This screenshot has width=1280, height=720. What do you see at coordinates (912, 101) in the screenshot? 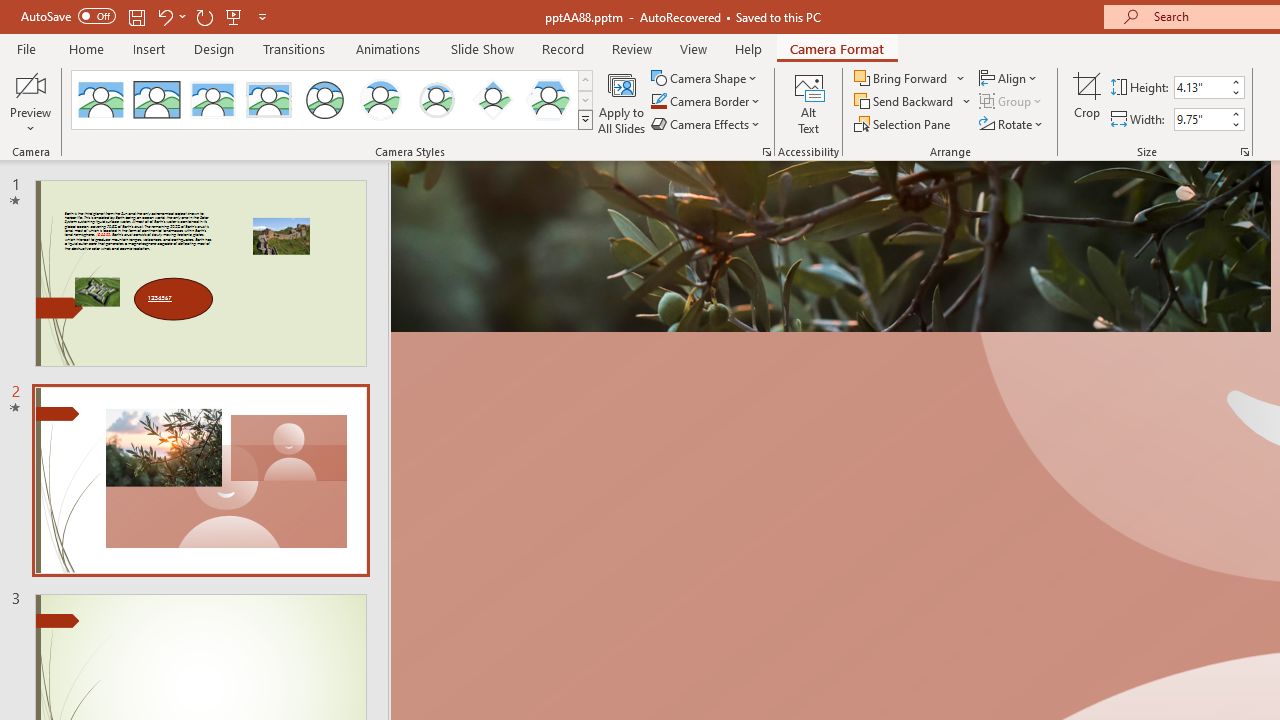
I see `'Send Backward'` at bounding box center [912, 101].